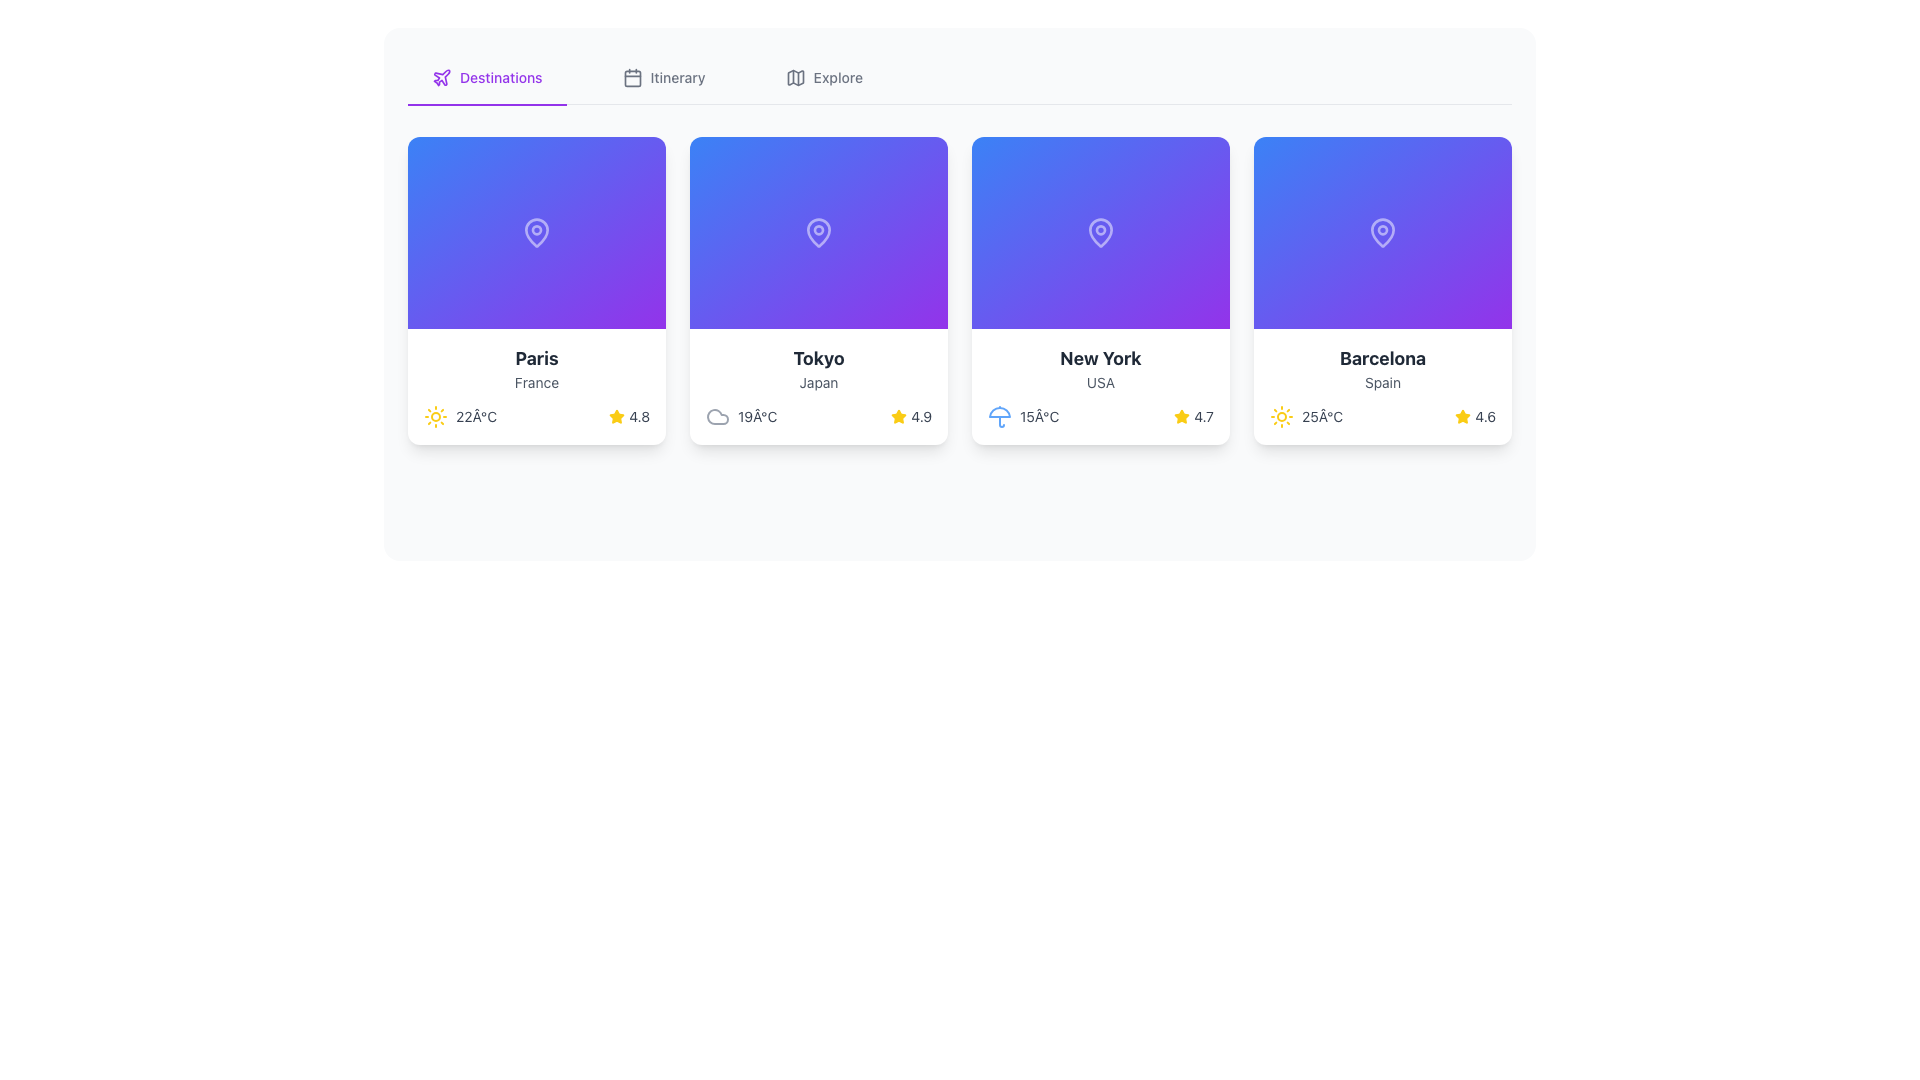 Image resolution: width=1920 pixels, height=1080 pixels. Describe the element at coordinates (824, 76) in the screenshot. I see `the third button in the horizontal menu bar, which serves as a navigation link to the 'Explore' section of the application` at that location.